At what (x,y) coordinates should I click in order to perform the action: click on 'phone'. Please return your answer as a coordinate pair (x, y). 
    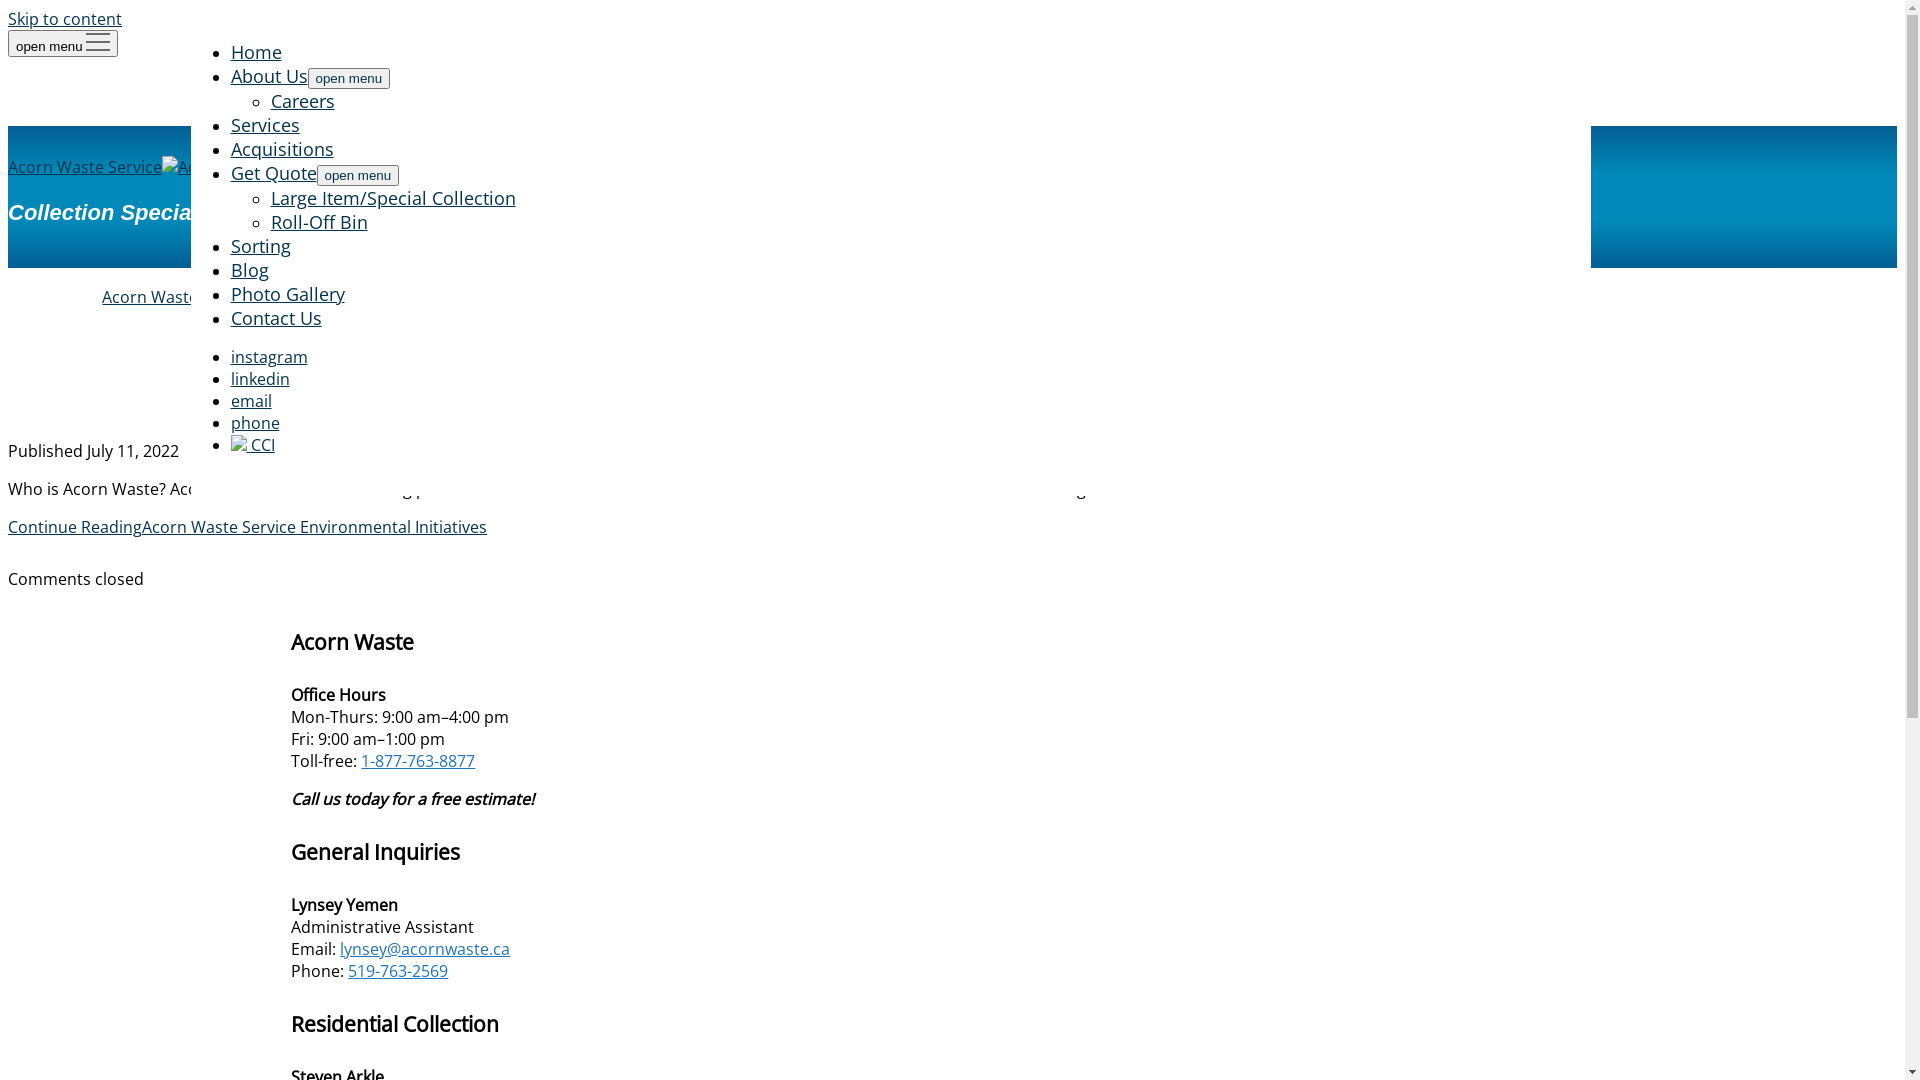
    Looking at the image, I should click on (253, 422).